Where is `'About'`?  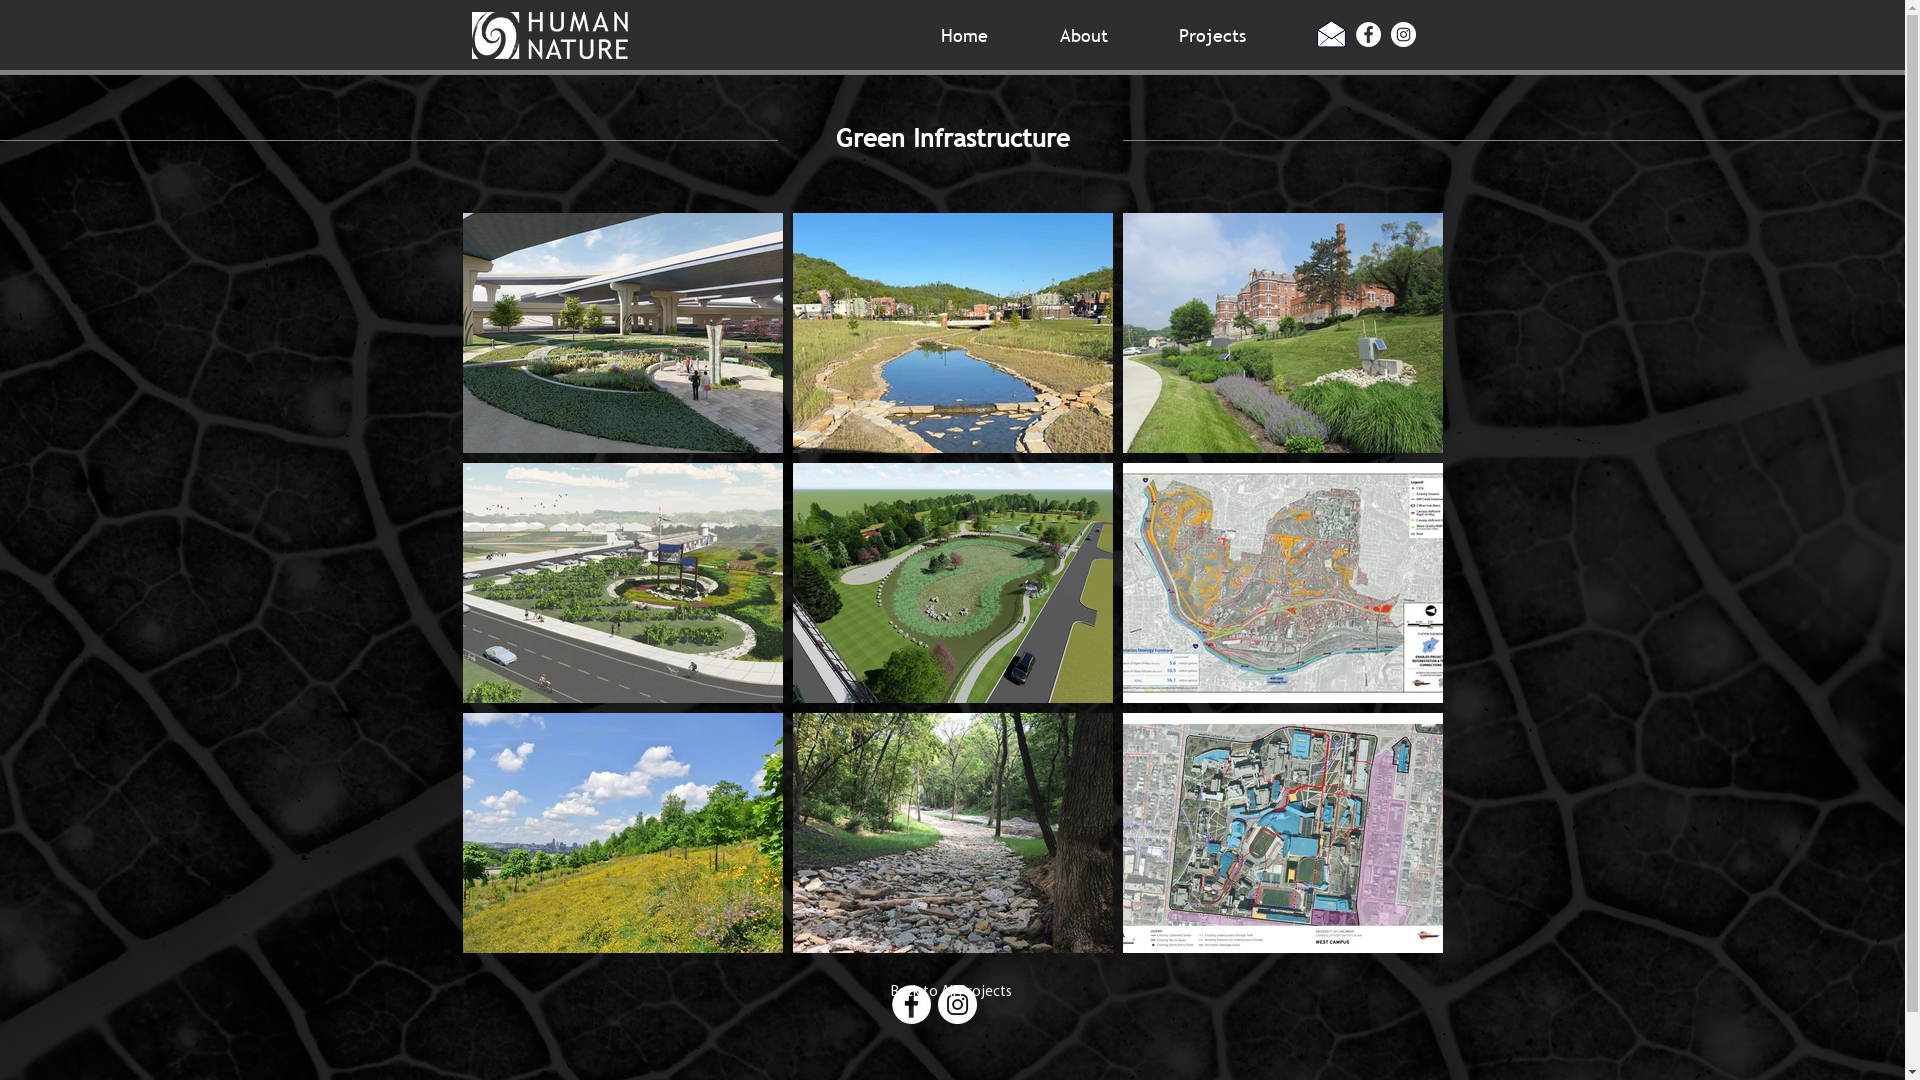 'About' is located at coordinates (1042, 33).